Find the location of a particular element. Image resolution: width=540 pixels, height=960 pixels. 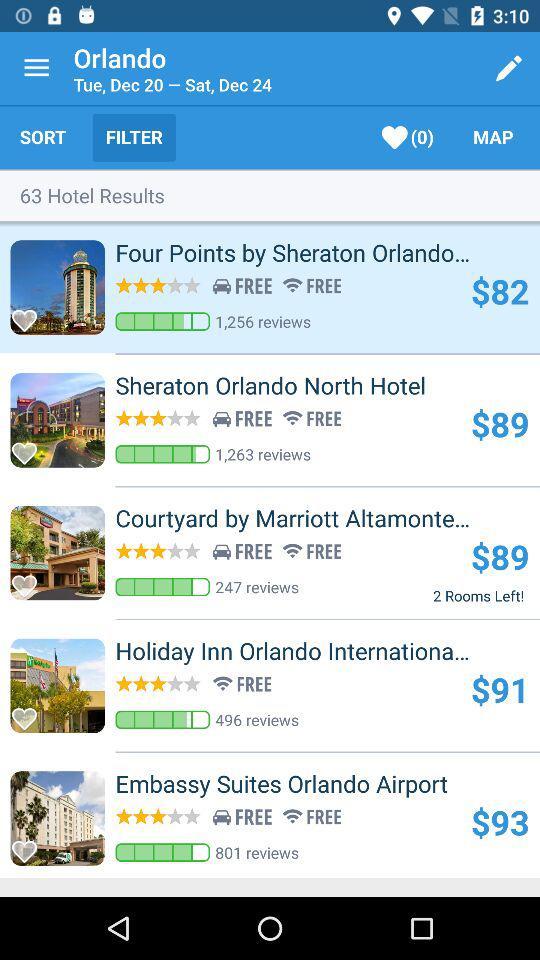

hotel to favorites is located at coordinates (29, 447).